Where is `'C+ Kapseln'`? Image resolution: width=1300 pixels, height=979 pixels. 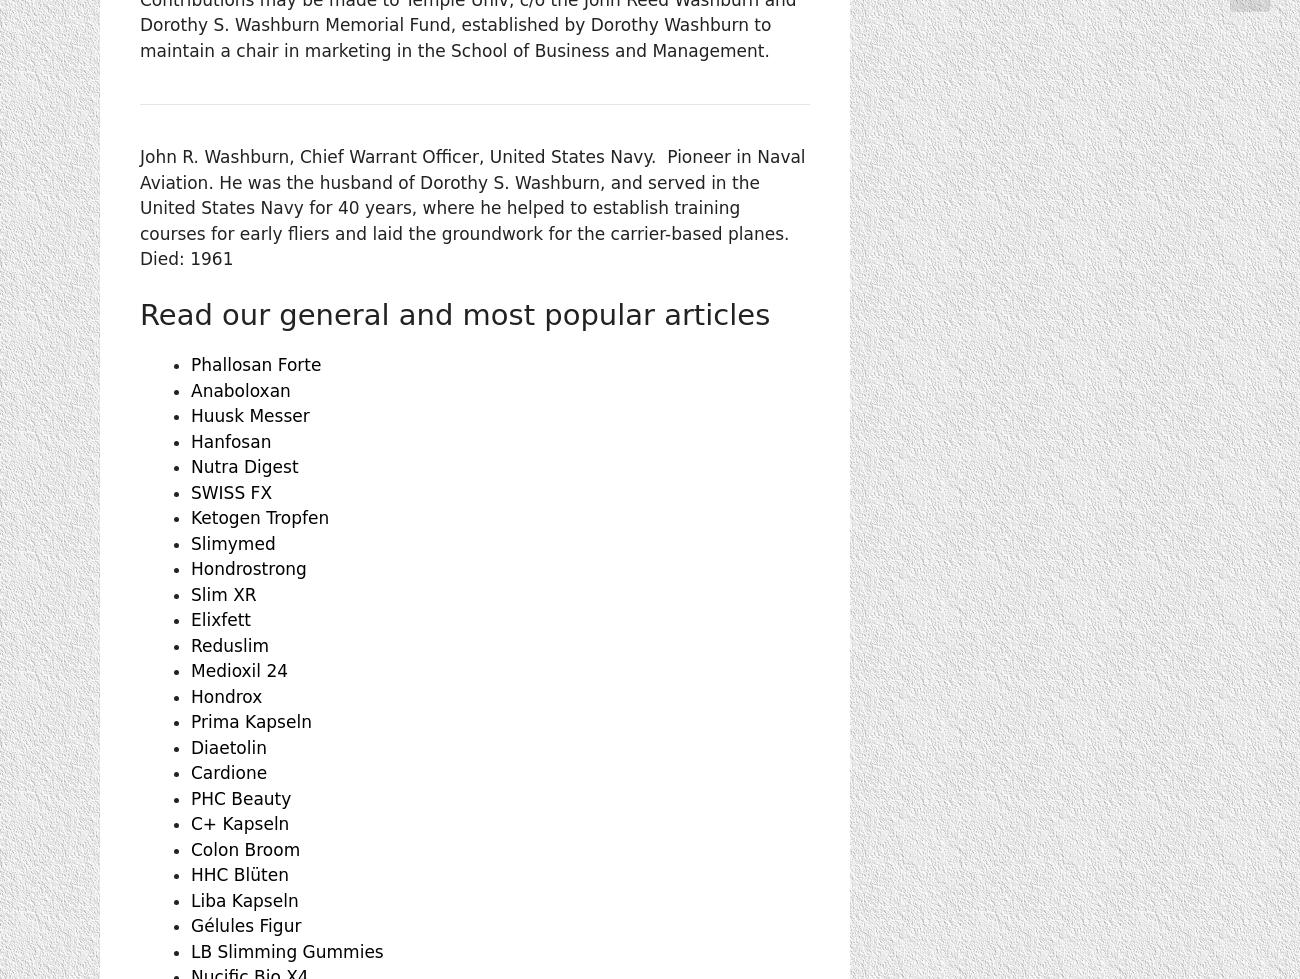
'C+ Kapseln' is located at coordinates (238, 823).